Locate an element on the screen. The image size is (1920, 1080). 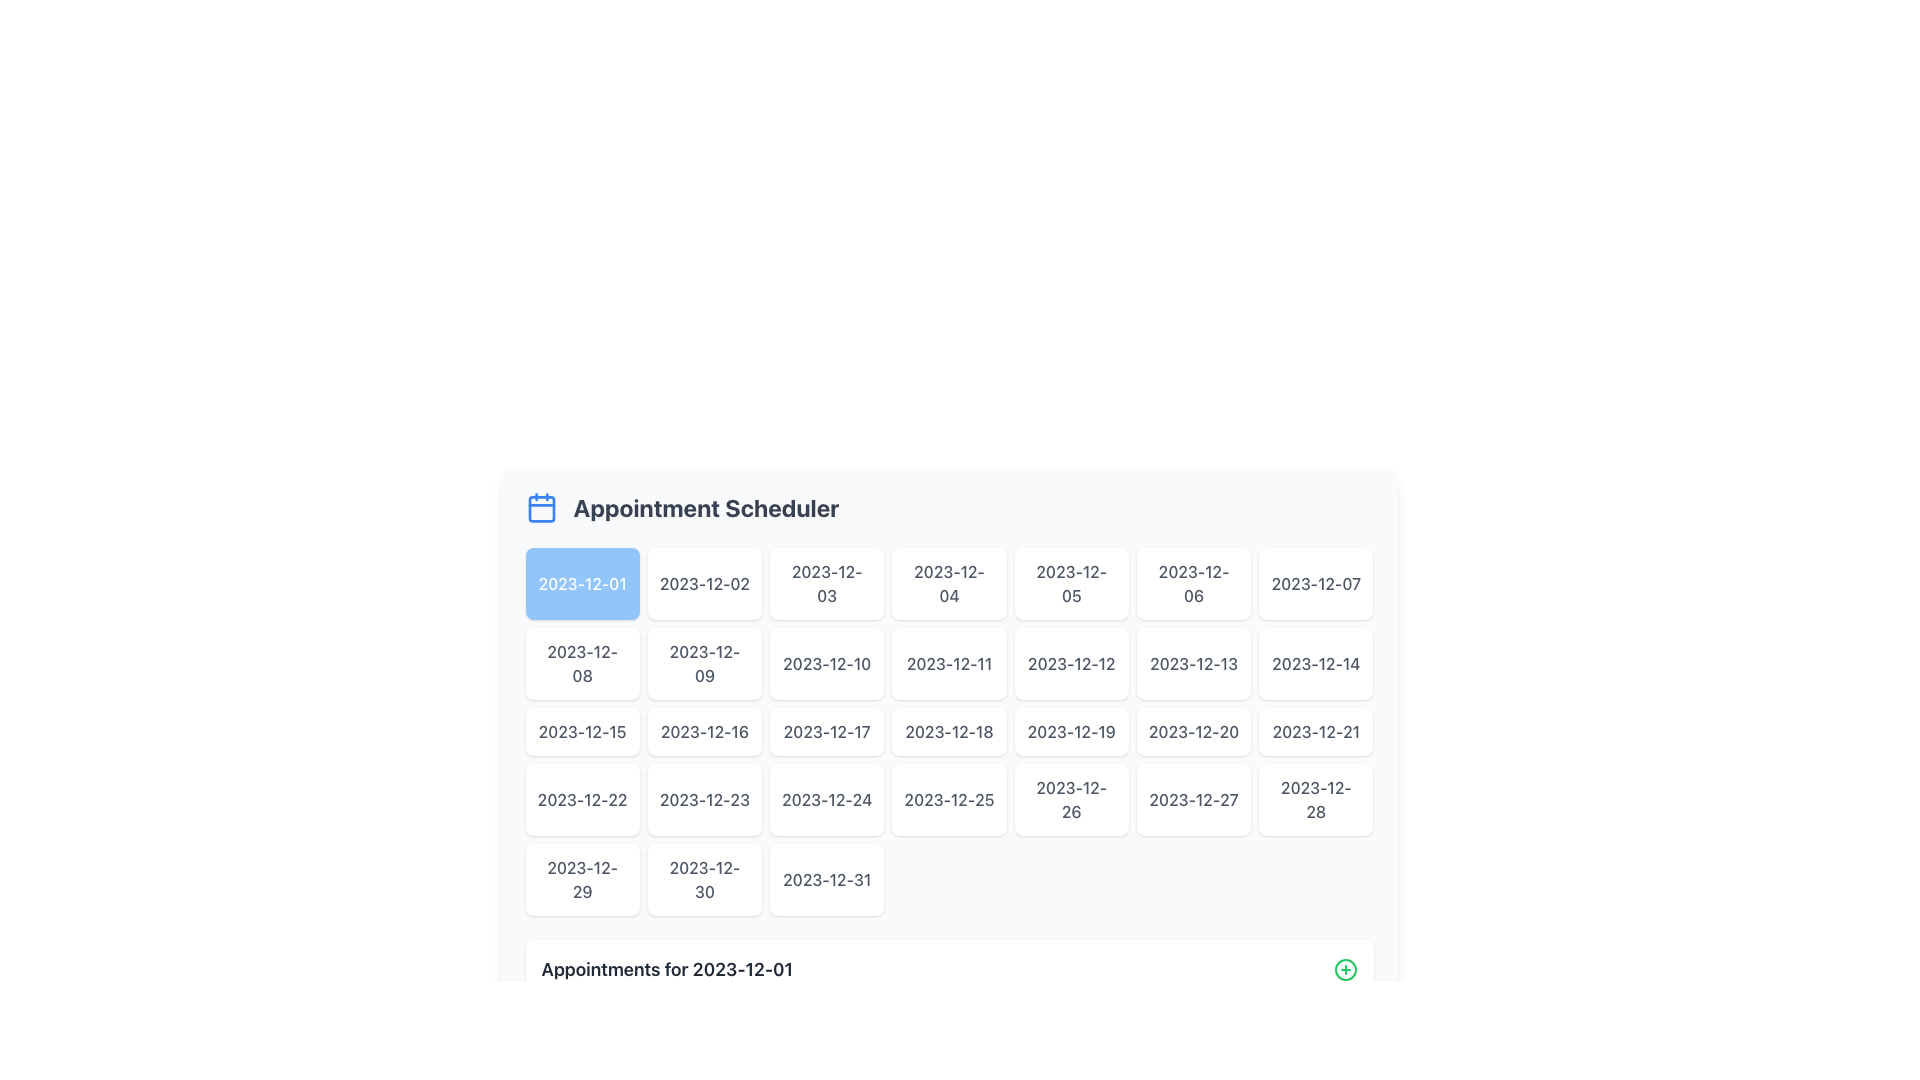
the button labeled '2023-12-25' in the Appointment Scheduler interface is located at coordinates (948, 798).